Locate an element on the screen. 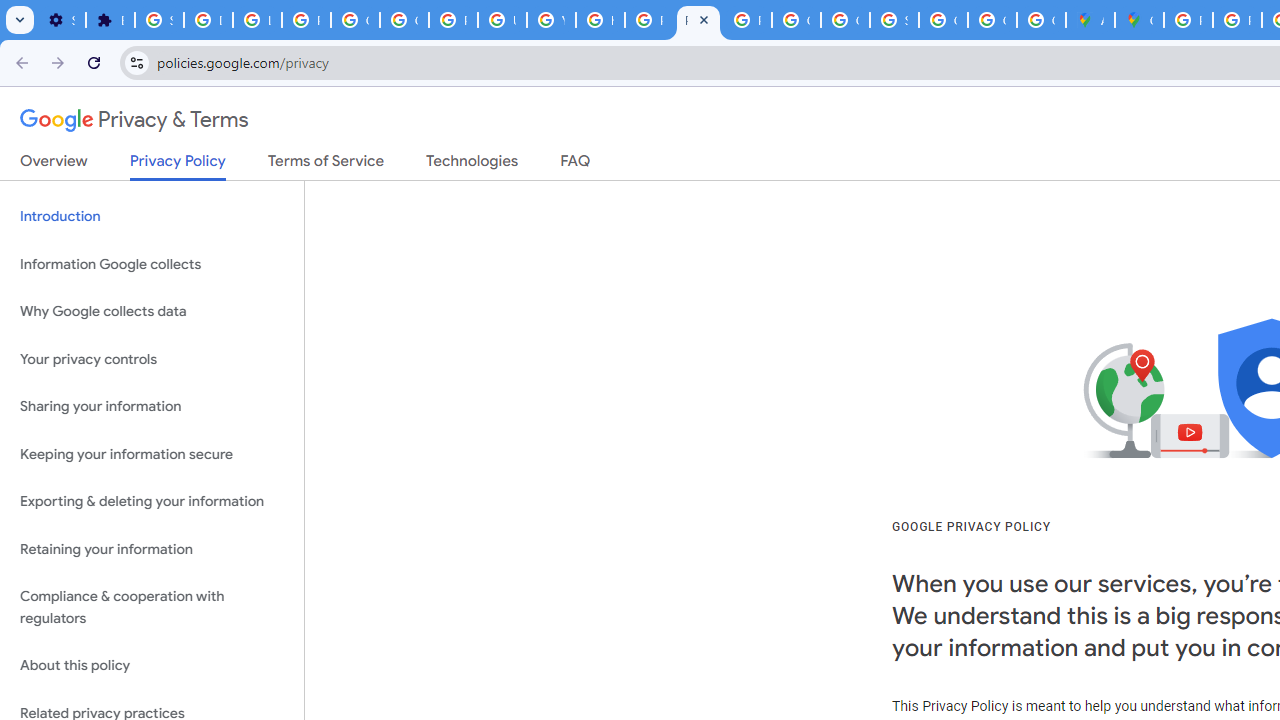 The height and width of the screenshot is (720, 1280). 'Retaining your information' is located at coordinates (151, 549).